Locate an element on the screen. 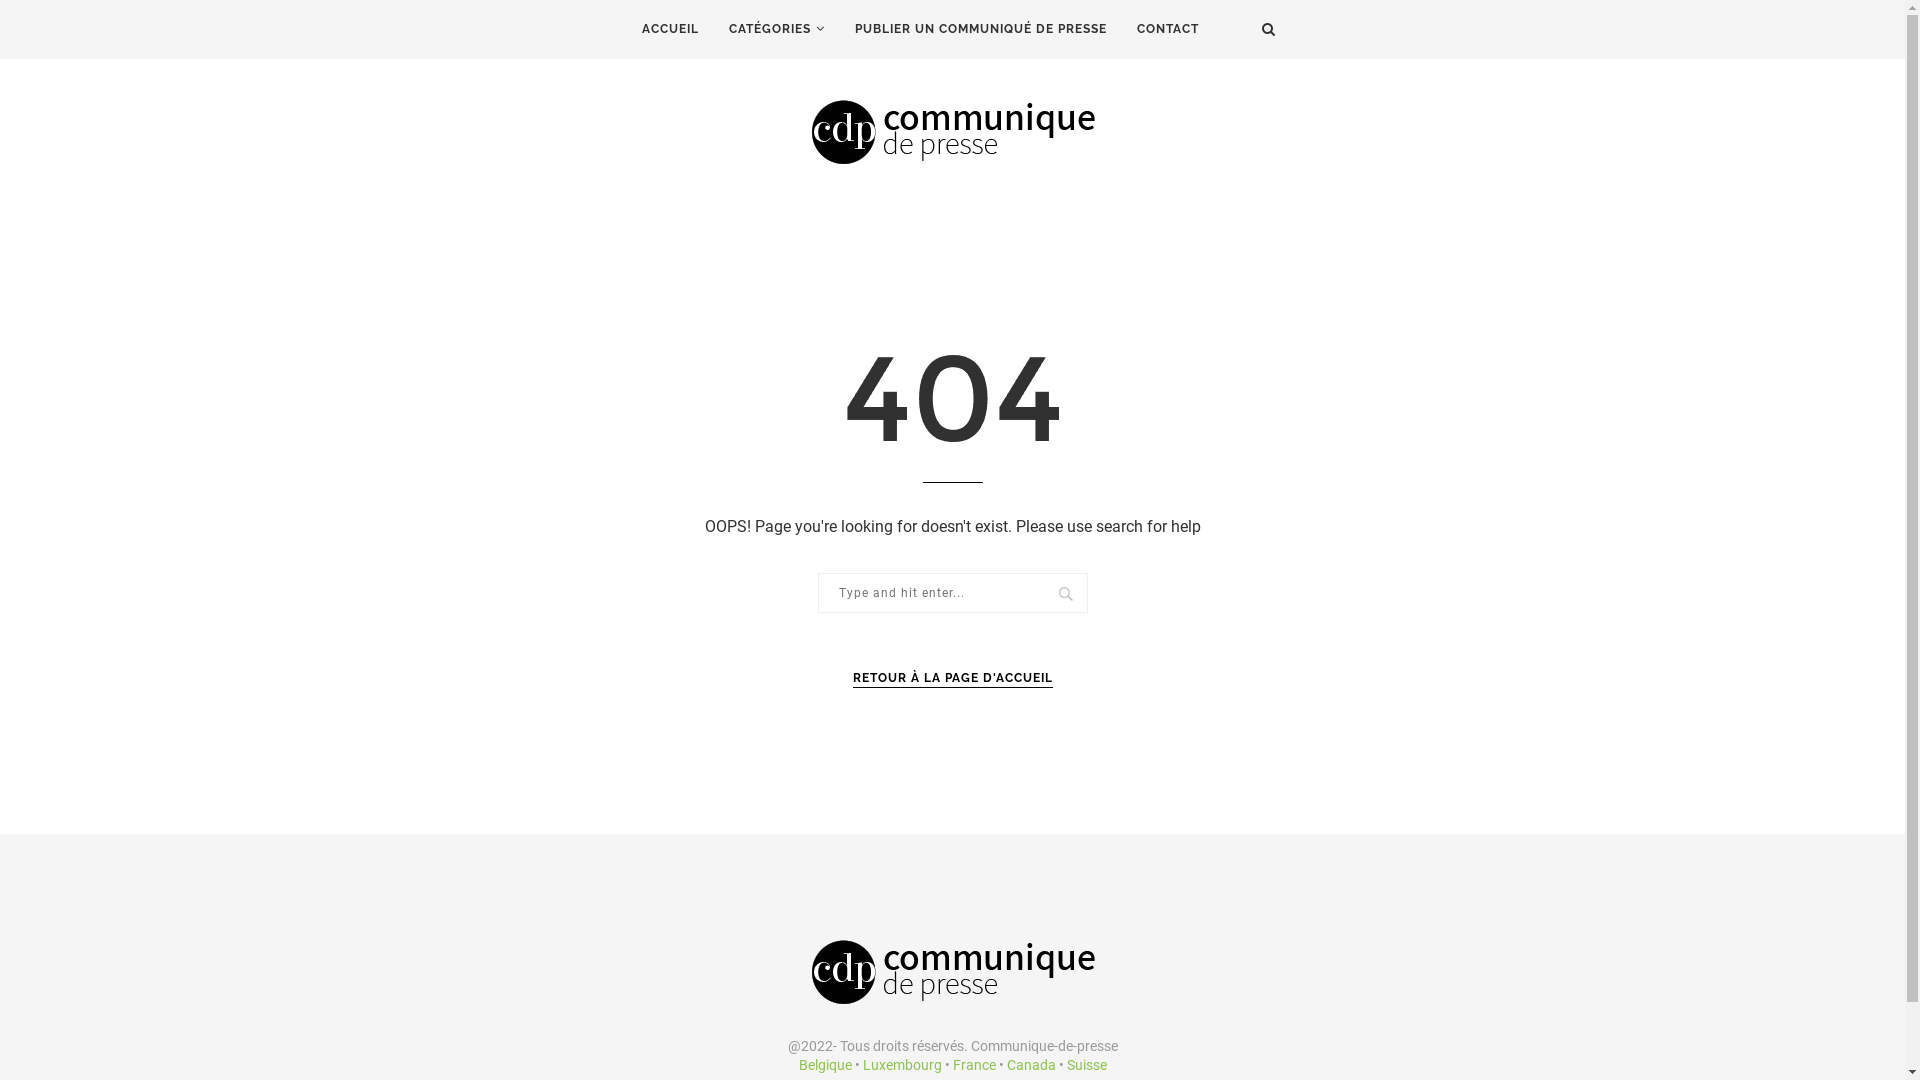  'ACCUEIL' is located at coordinates (669, 29).